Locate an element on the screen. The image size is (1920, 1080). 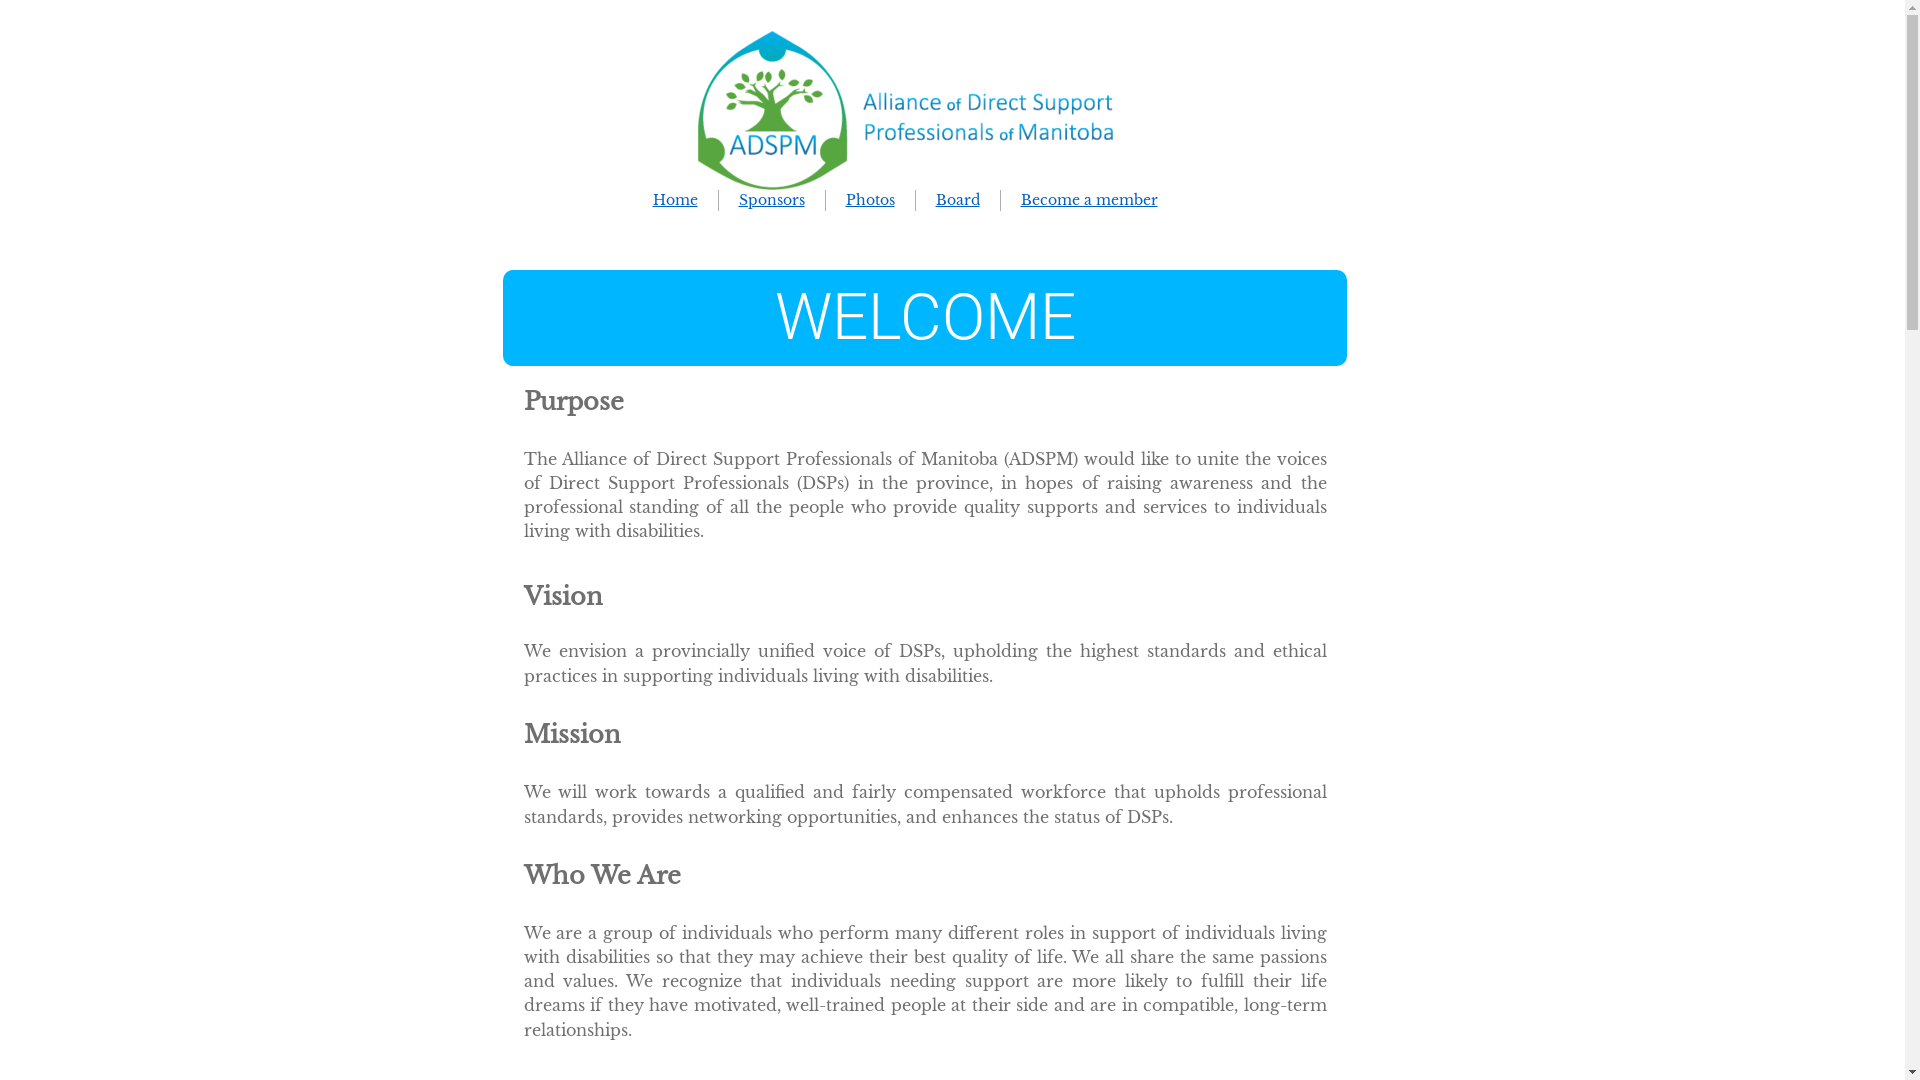
'Board' is located at coordinates (957, 200).